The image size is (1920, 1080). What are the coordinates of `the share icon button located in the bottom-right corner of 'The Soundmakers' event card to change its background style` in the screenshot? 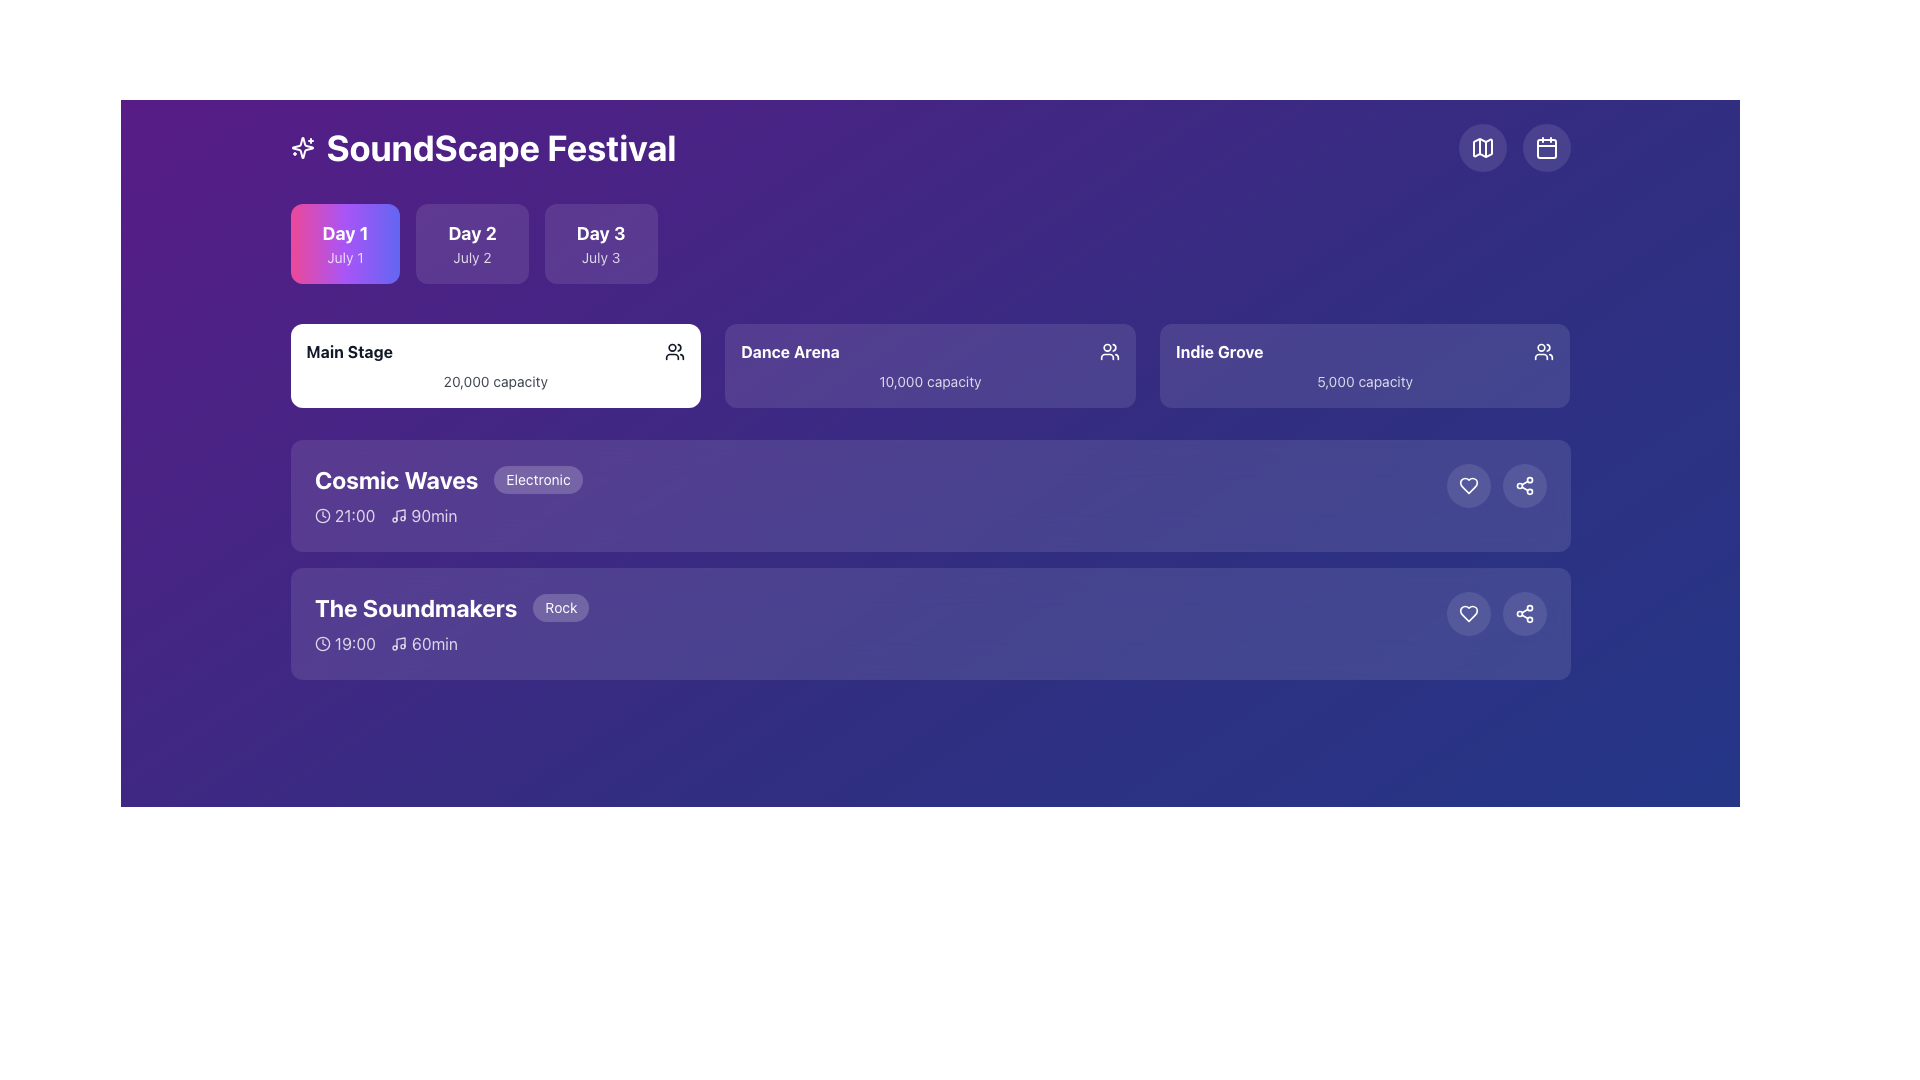 It's located at (1523, 486).